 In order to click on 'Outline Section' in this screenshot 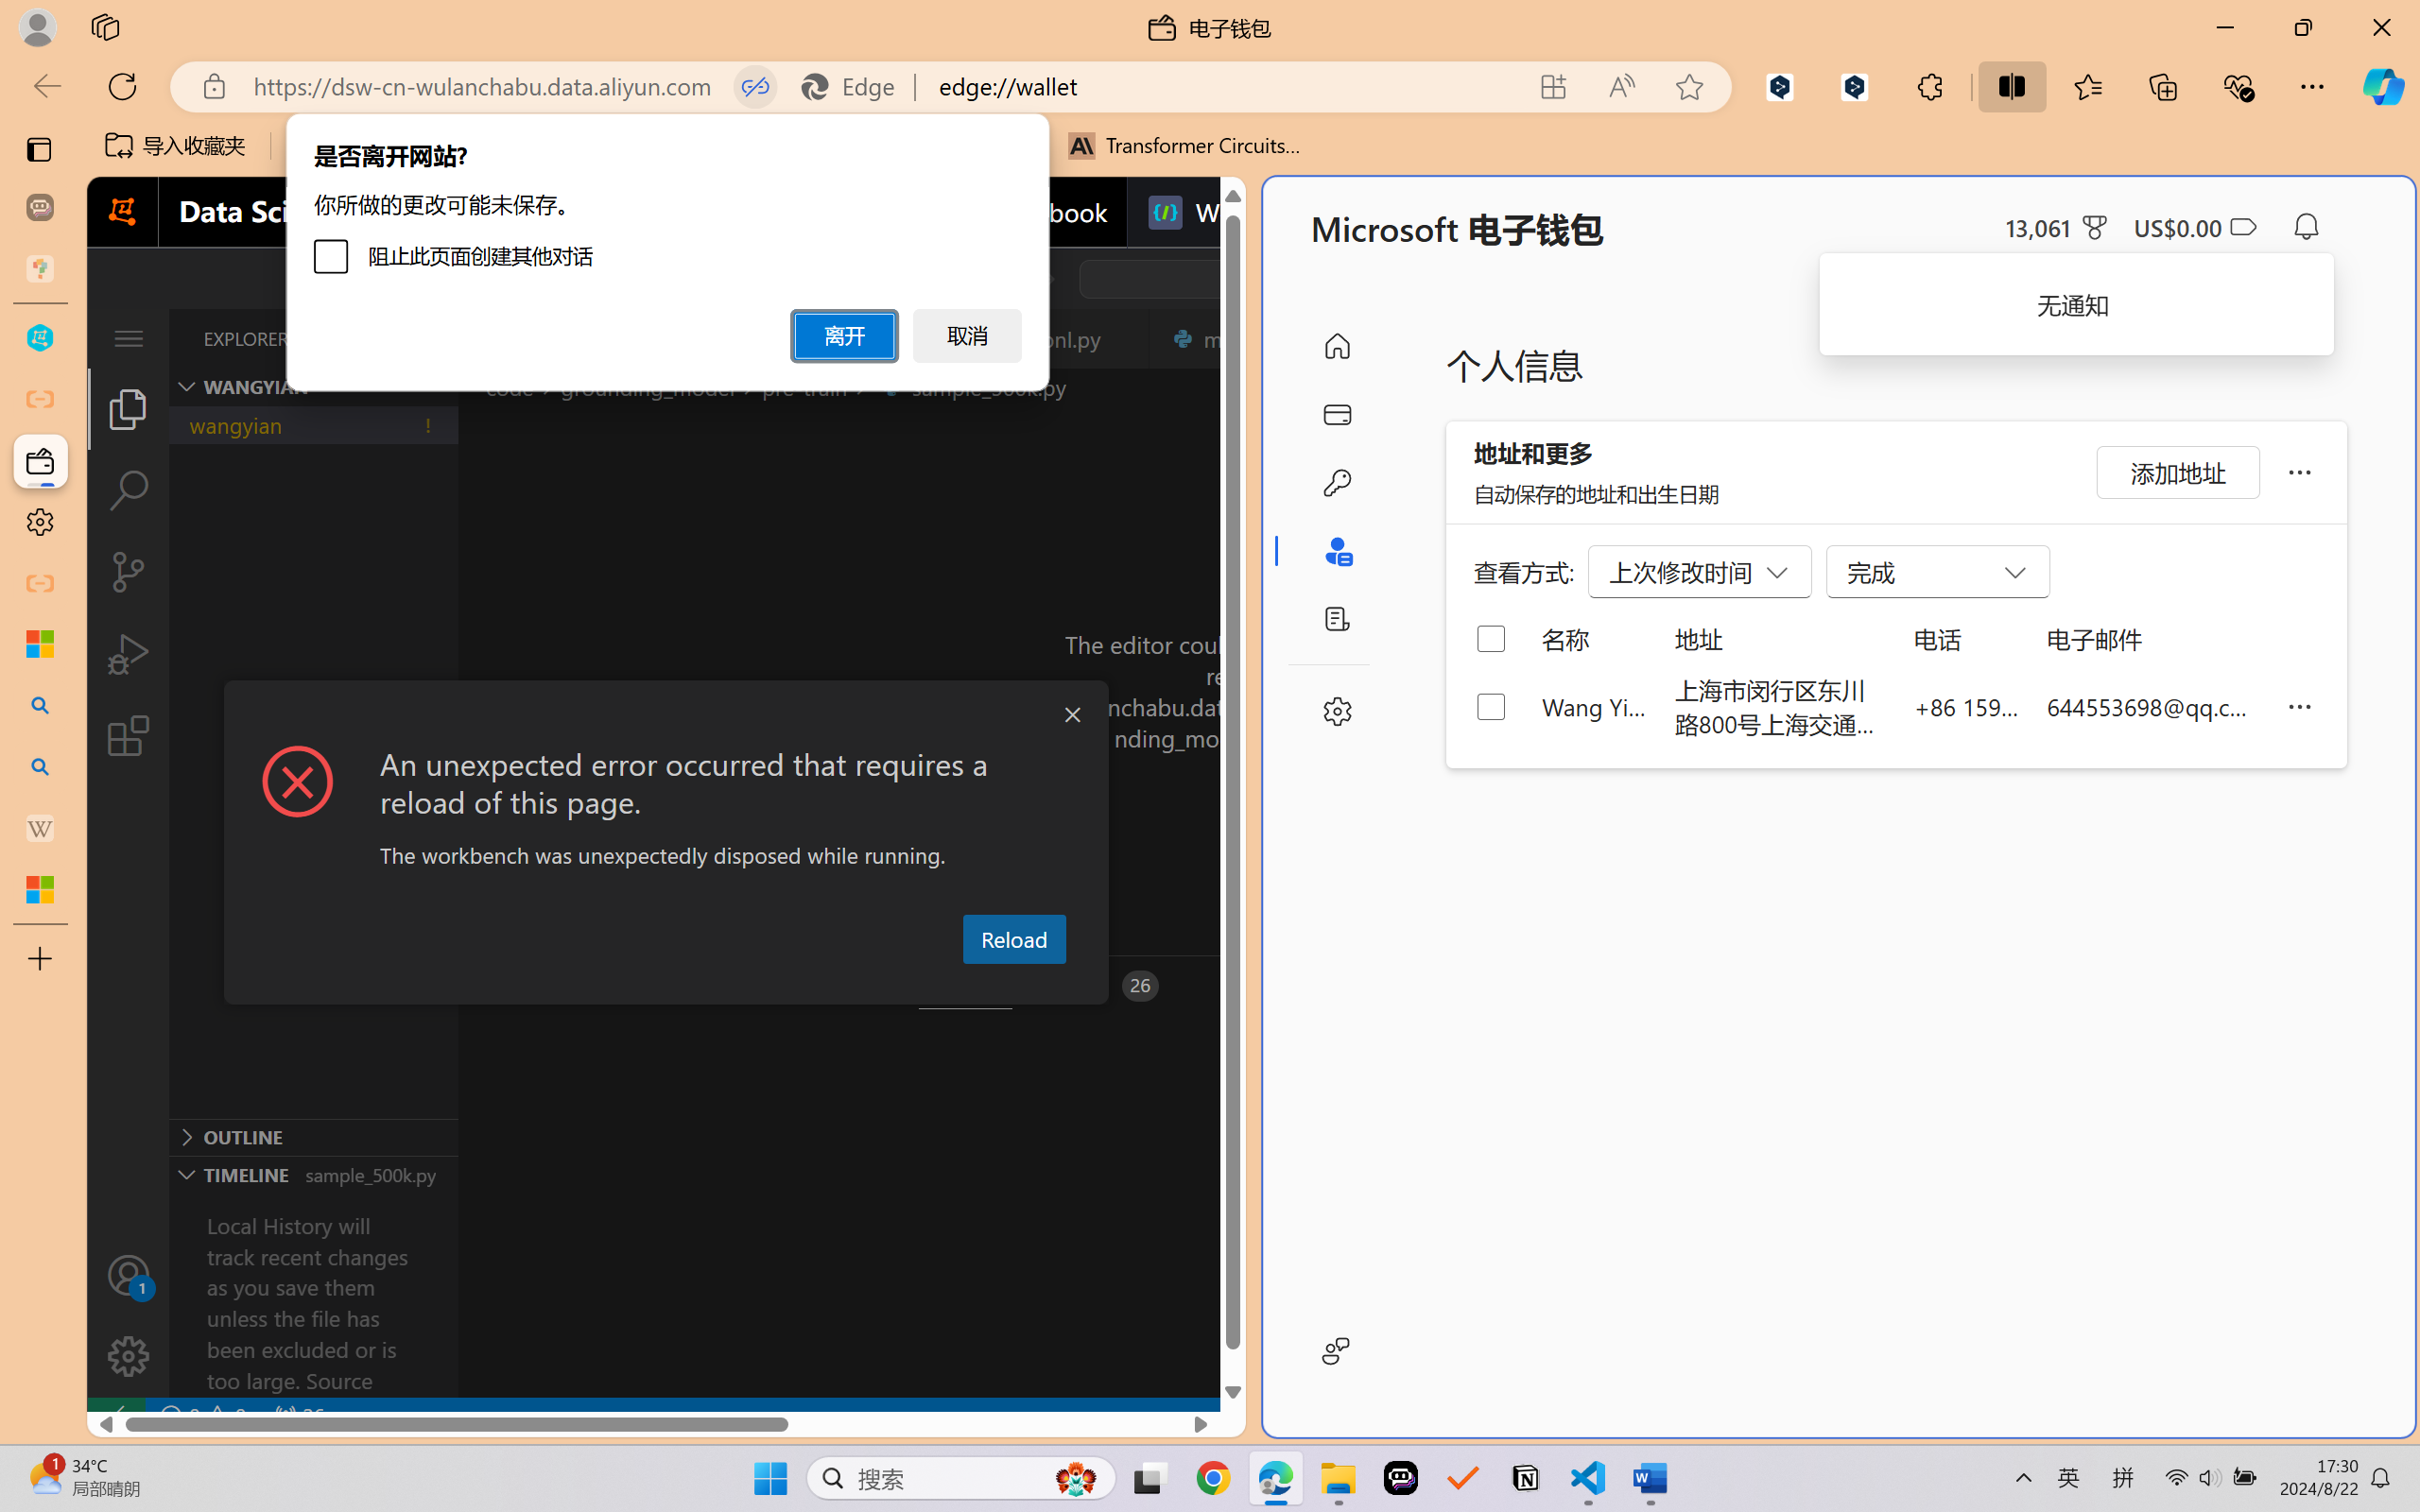, I will do `click(313, 1135)`.